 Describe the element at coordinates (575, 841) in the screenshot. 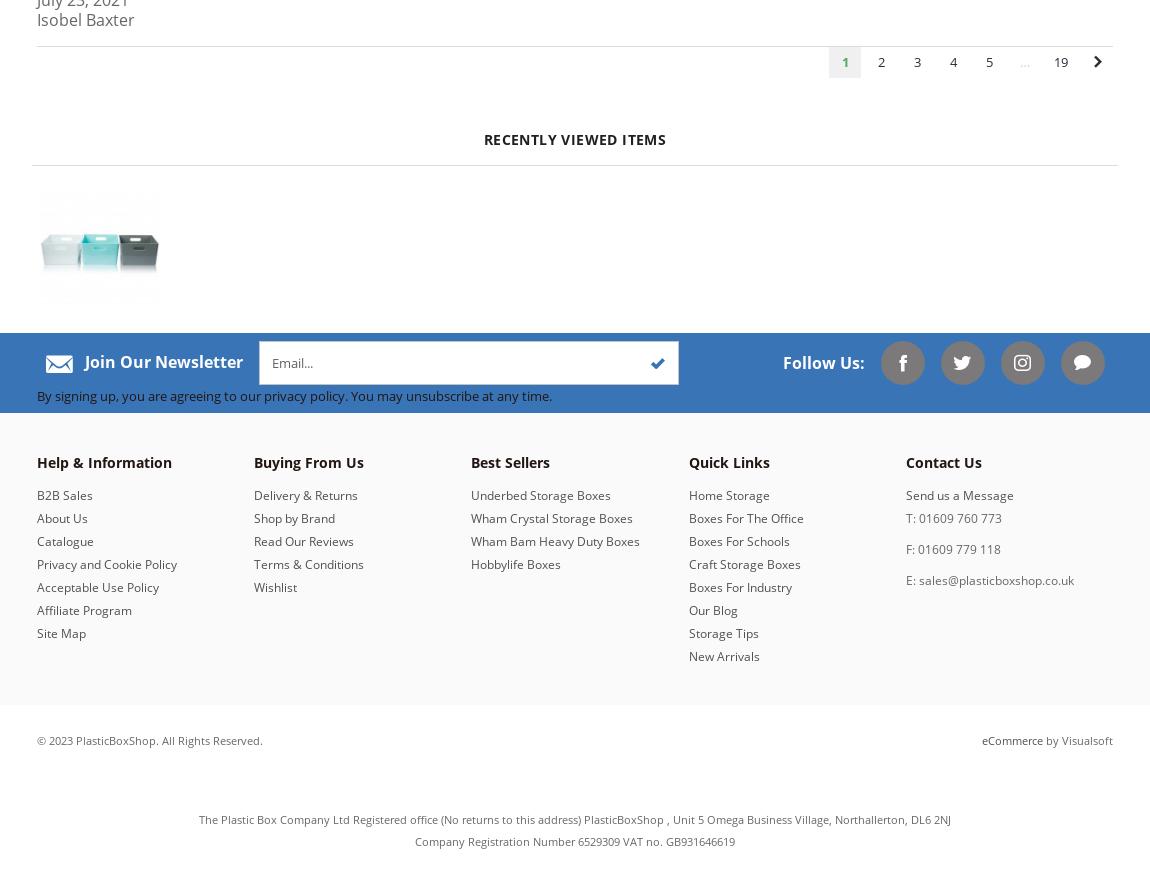

I see `'Company Registration Number 6529309 VAT no. GB931646619'` at that location.